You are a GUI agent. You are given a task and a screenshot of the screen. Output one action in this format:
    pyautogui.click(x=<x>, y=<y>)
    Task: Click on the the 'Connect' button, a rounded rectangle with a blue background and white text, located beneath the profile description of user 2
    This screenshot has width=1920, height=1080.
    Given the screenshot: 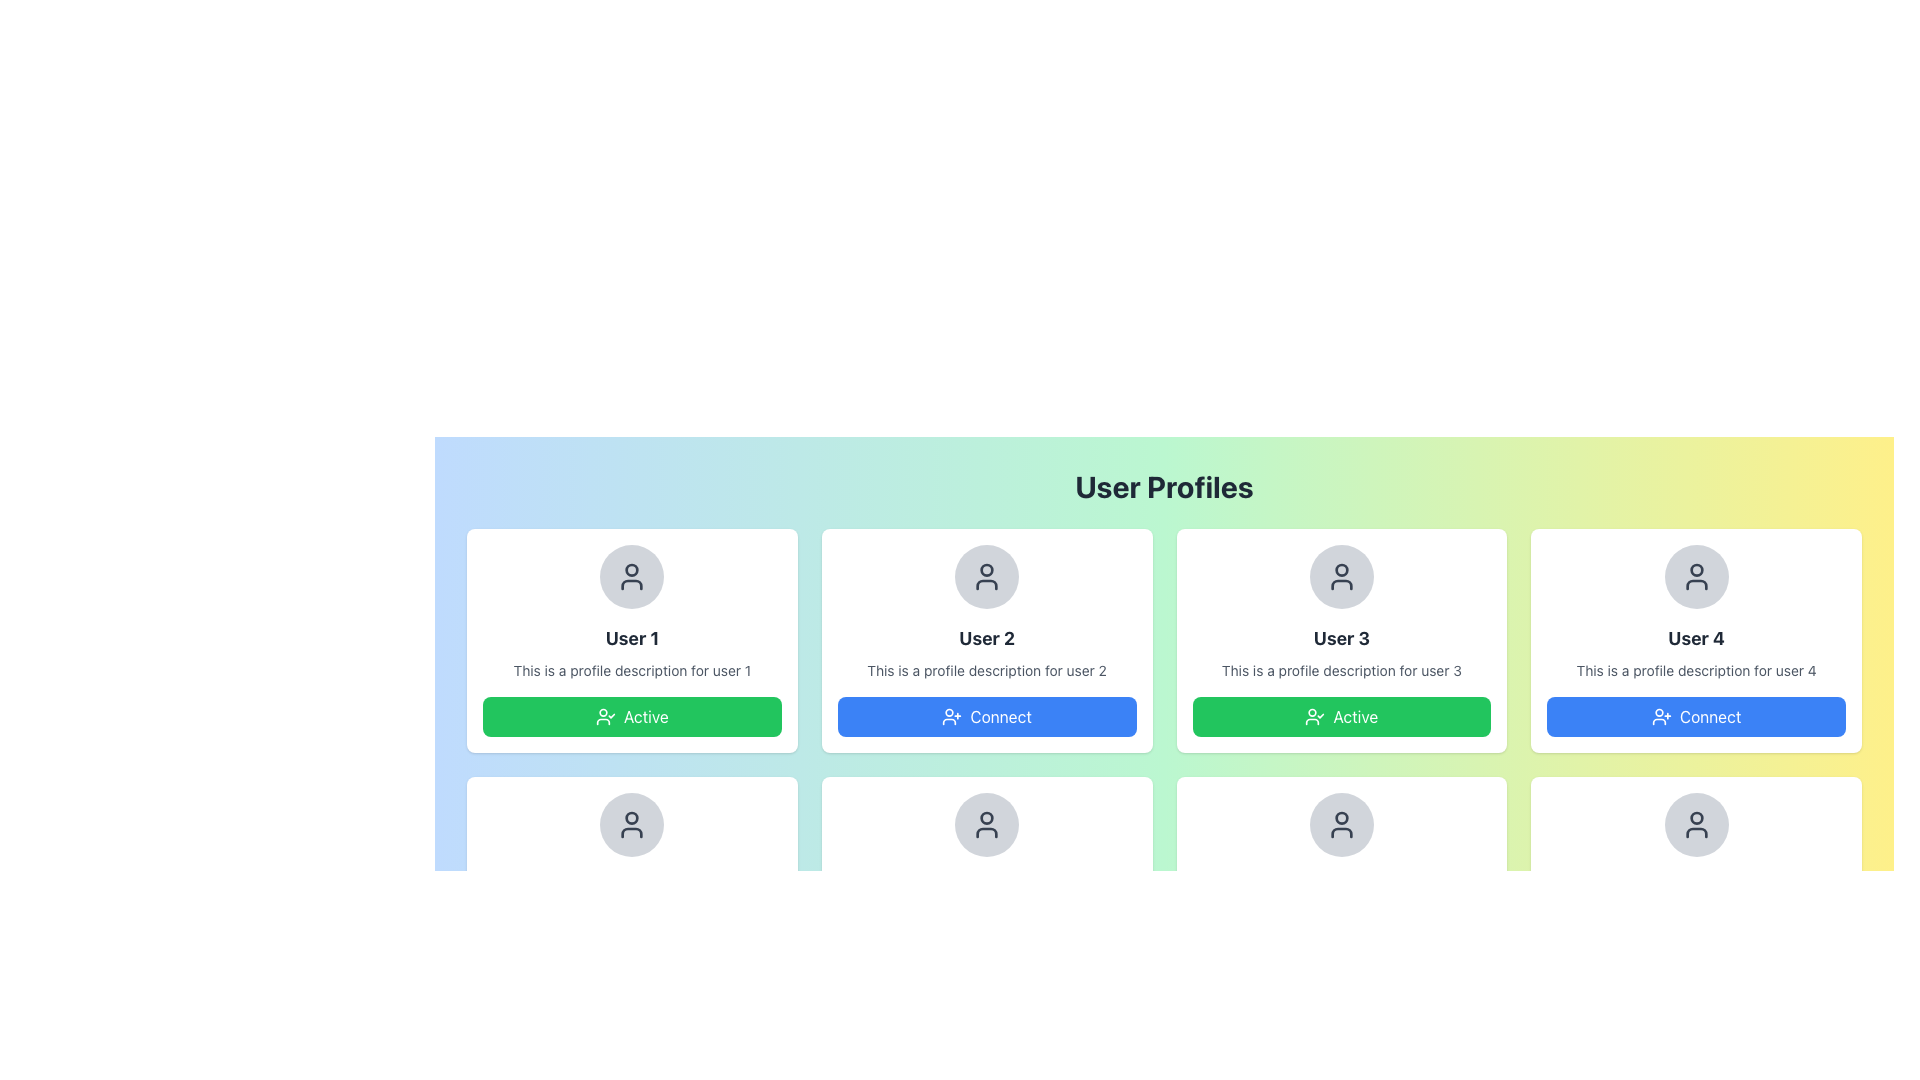 What is the action you would take?
    pyautogui.click(x=987, y=716)
    